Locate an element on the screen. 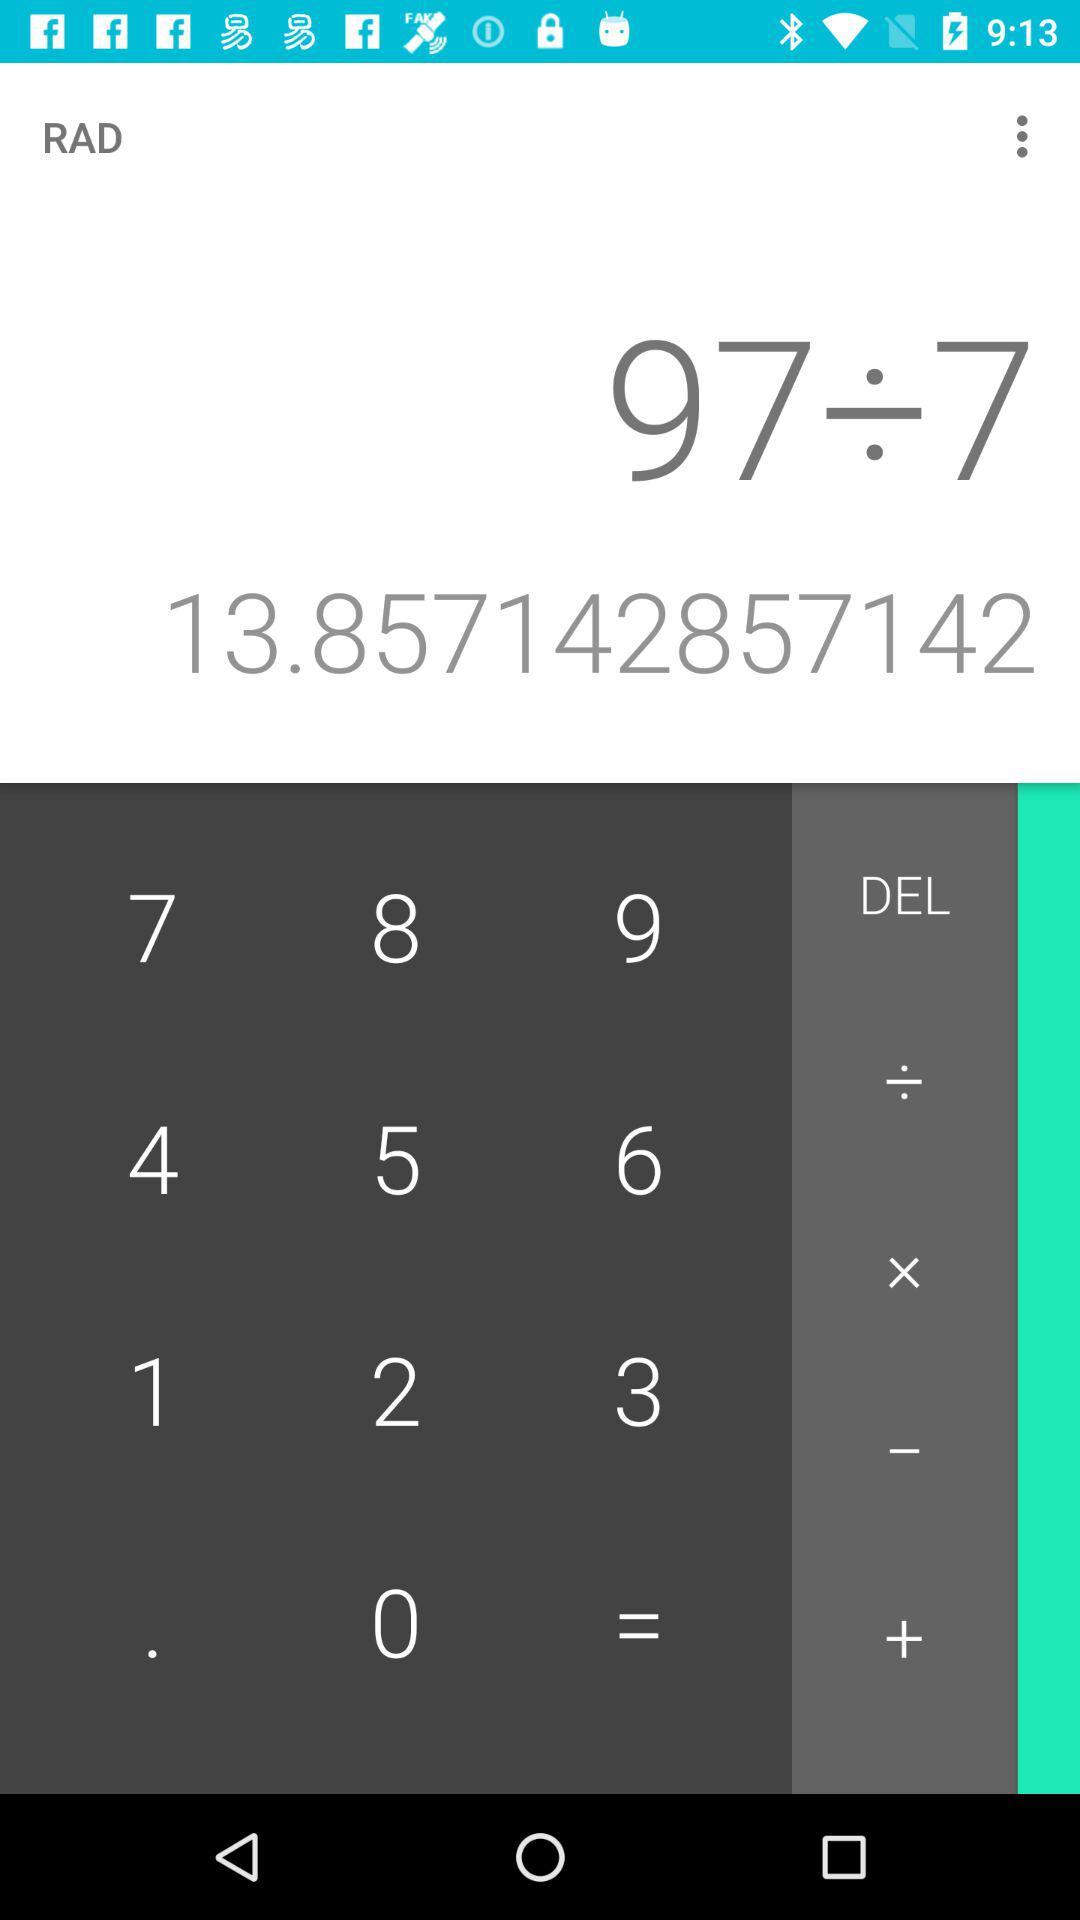  + icon is located at coordinates (904, 1638).